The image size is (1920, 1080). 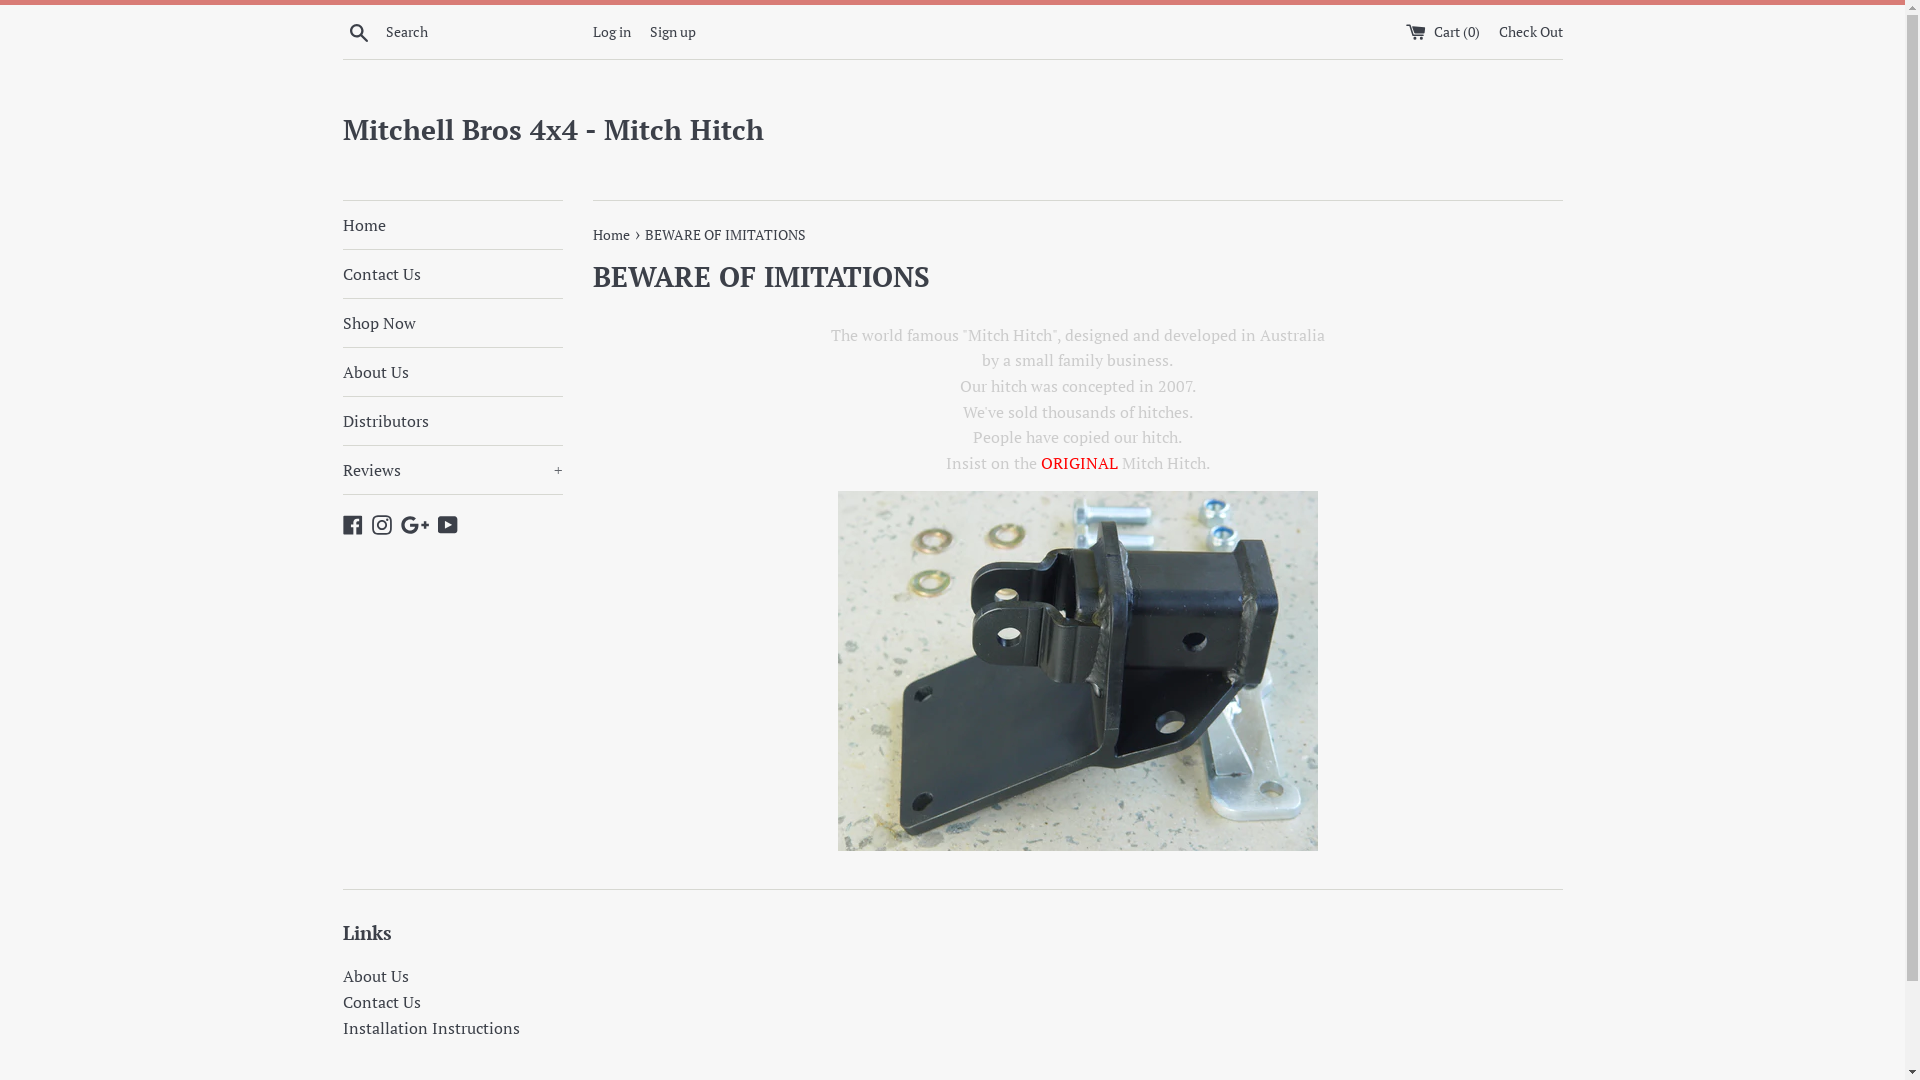 What do you see at coordinates (341, 522) in the screenshot?
I see `'Facebook'` at bounding box center [341, 522].